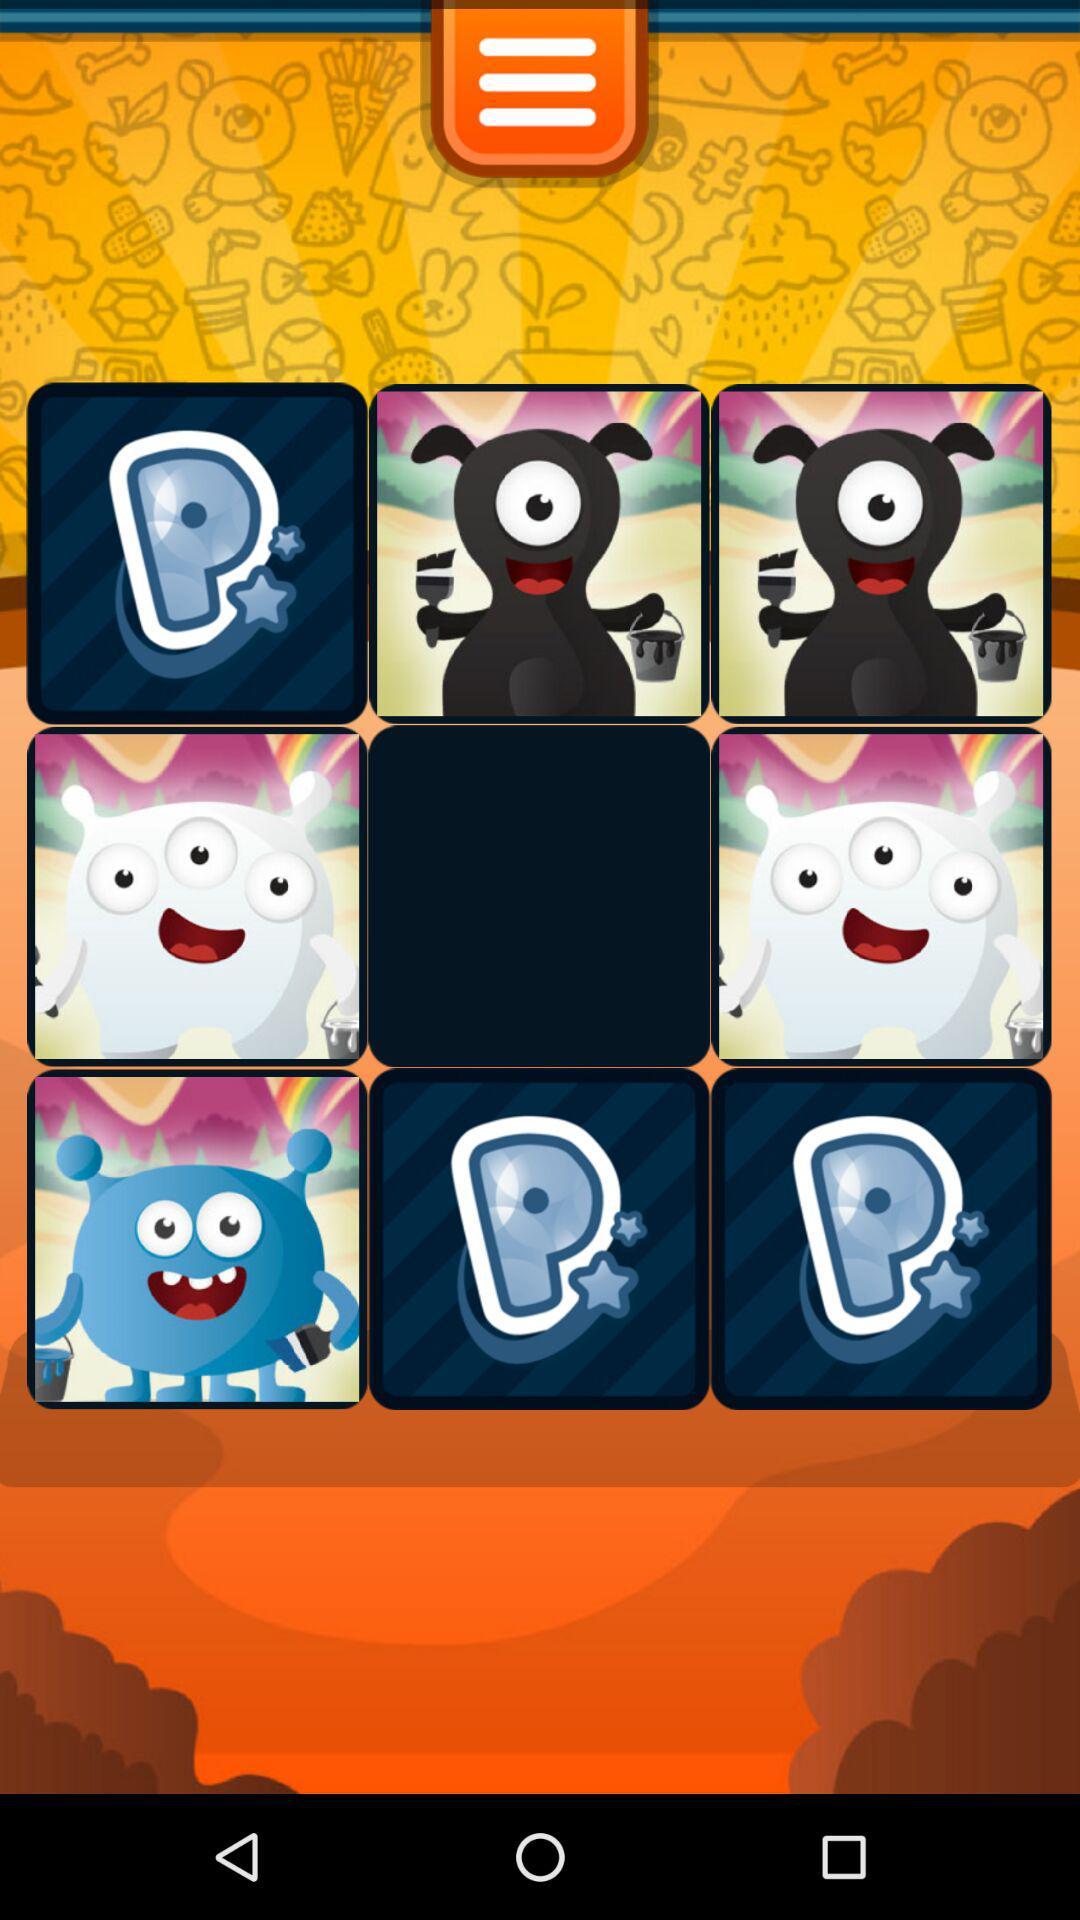  What do you see at coordinates (538, 100) in the screenshot?
I see `the menu icon` at bounding box center [538, 100].